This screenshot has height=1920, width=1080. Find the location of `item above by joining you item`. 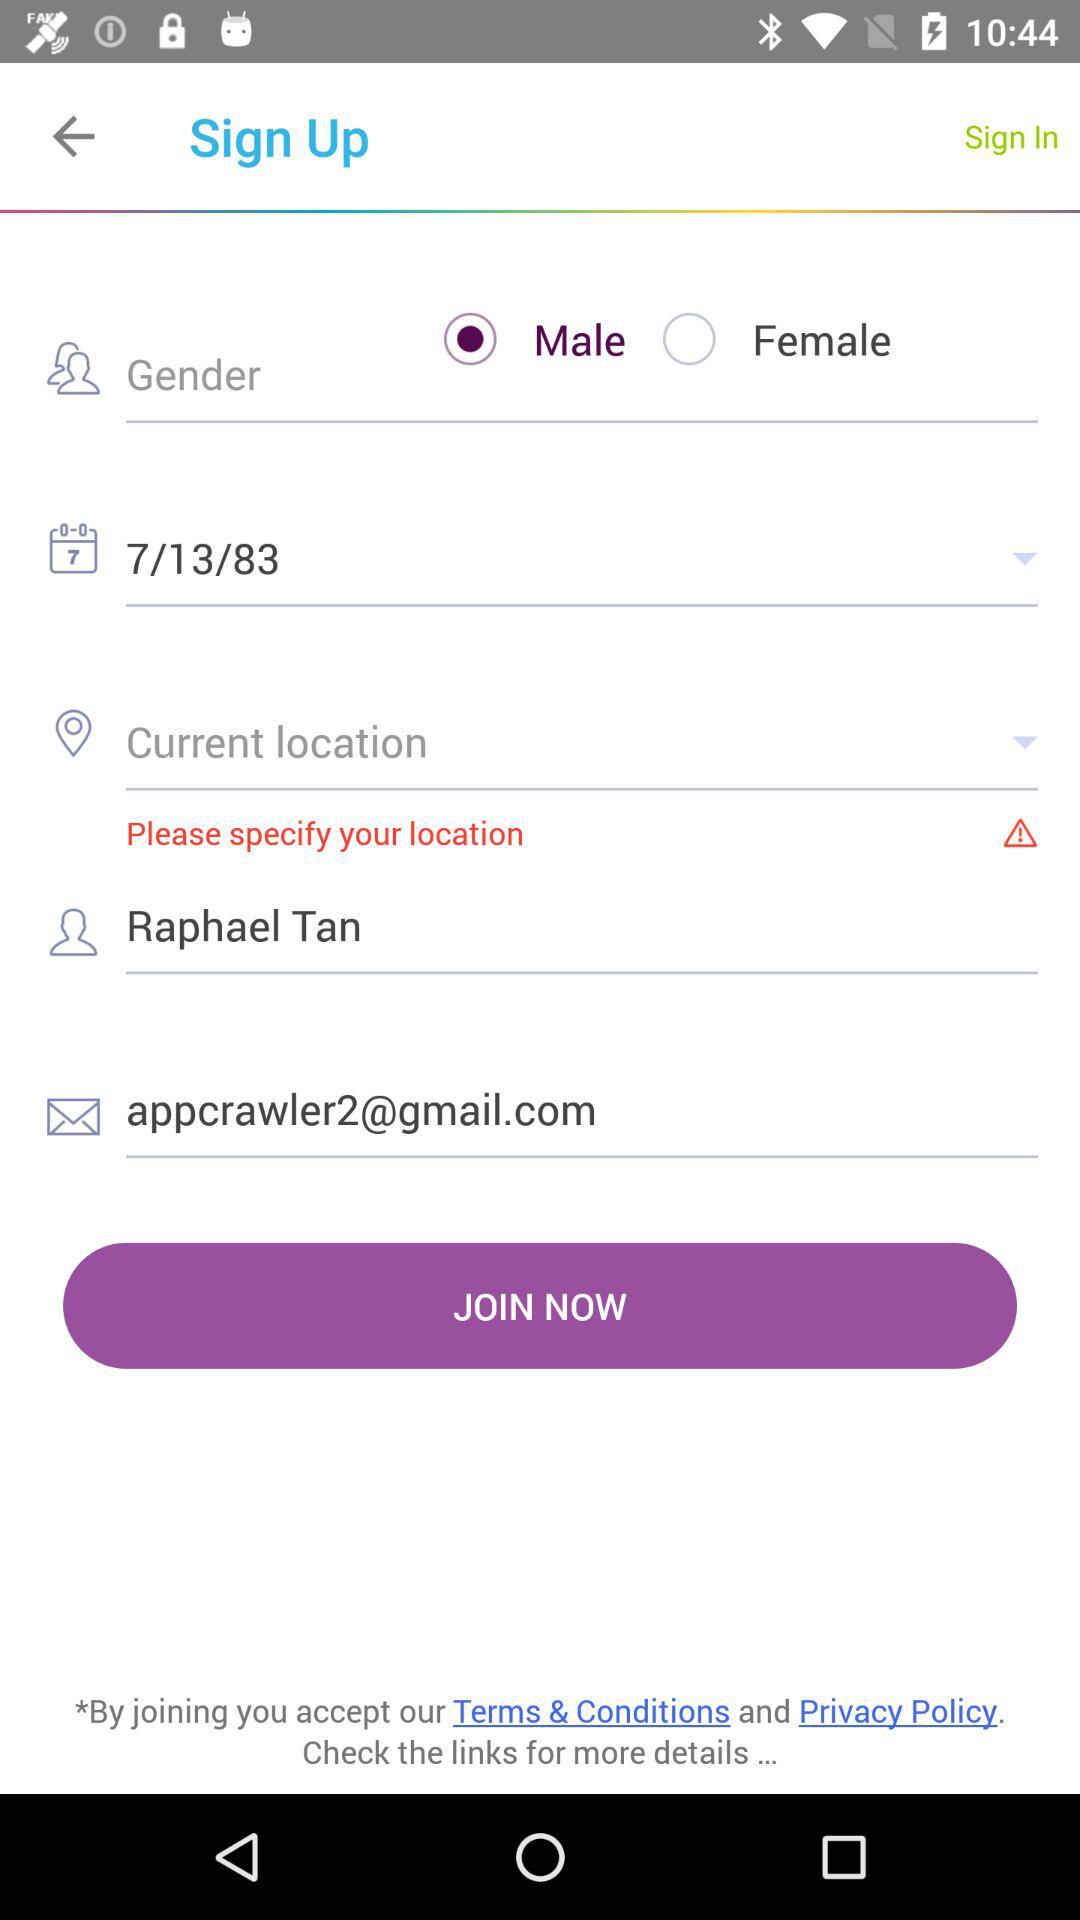

item above by joining you item is located at coordinates (540, 1305).